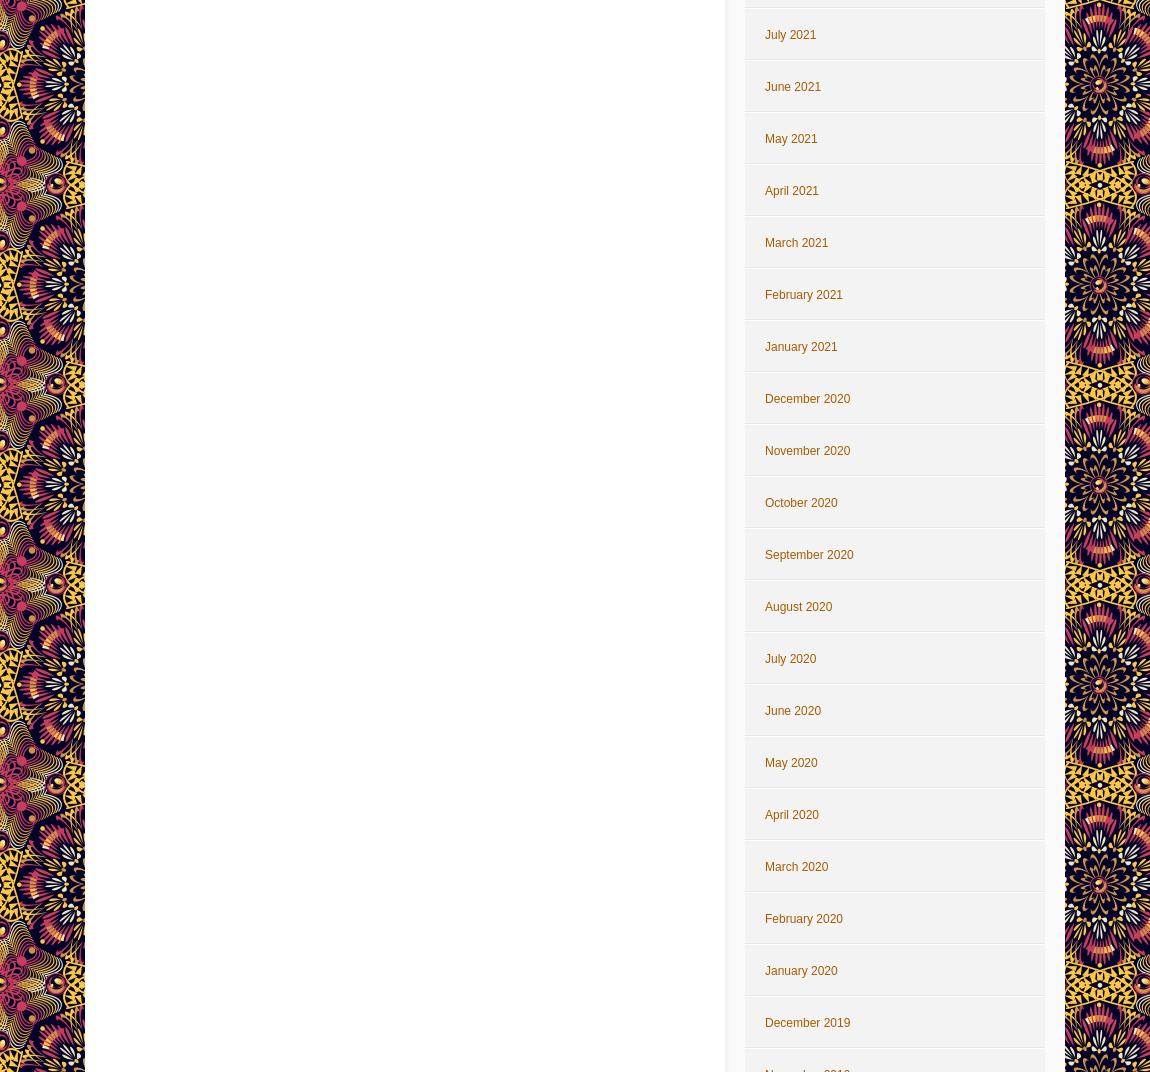 The width and height of the screenshot is (1150, 1072). I want to click on 'January 2021', so click(763, 347).